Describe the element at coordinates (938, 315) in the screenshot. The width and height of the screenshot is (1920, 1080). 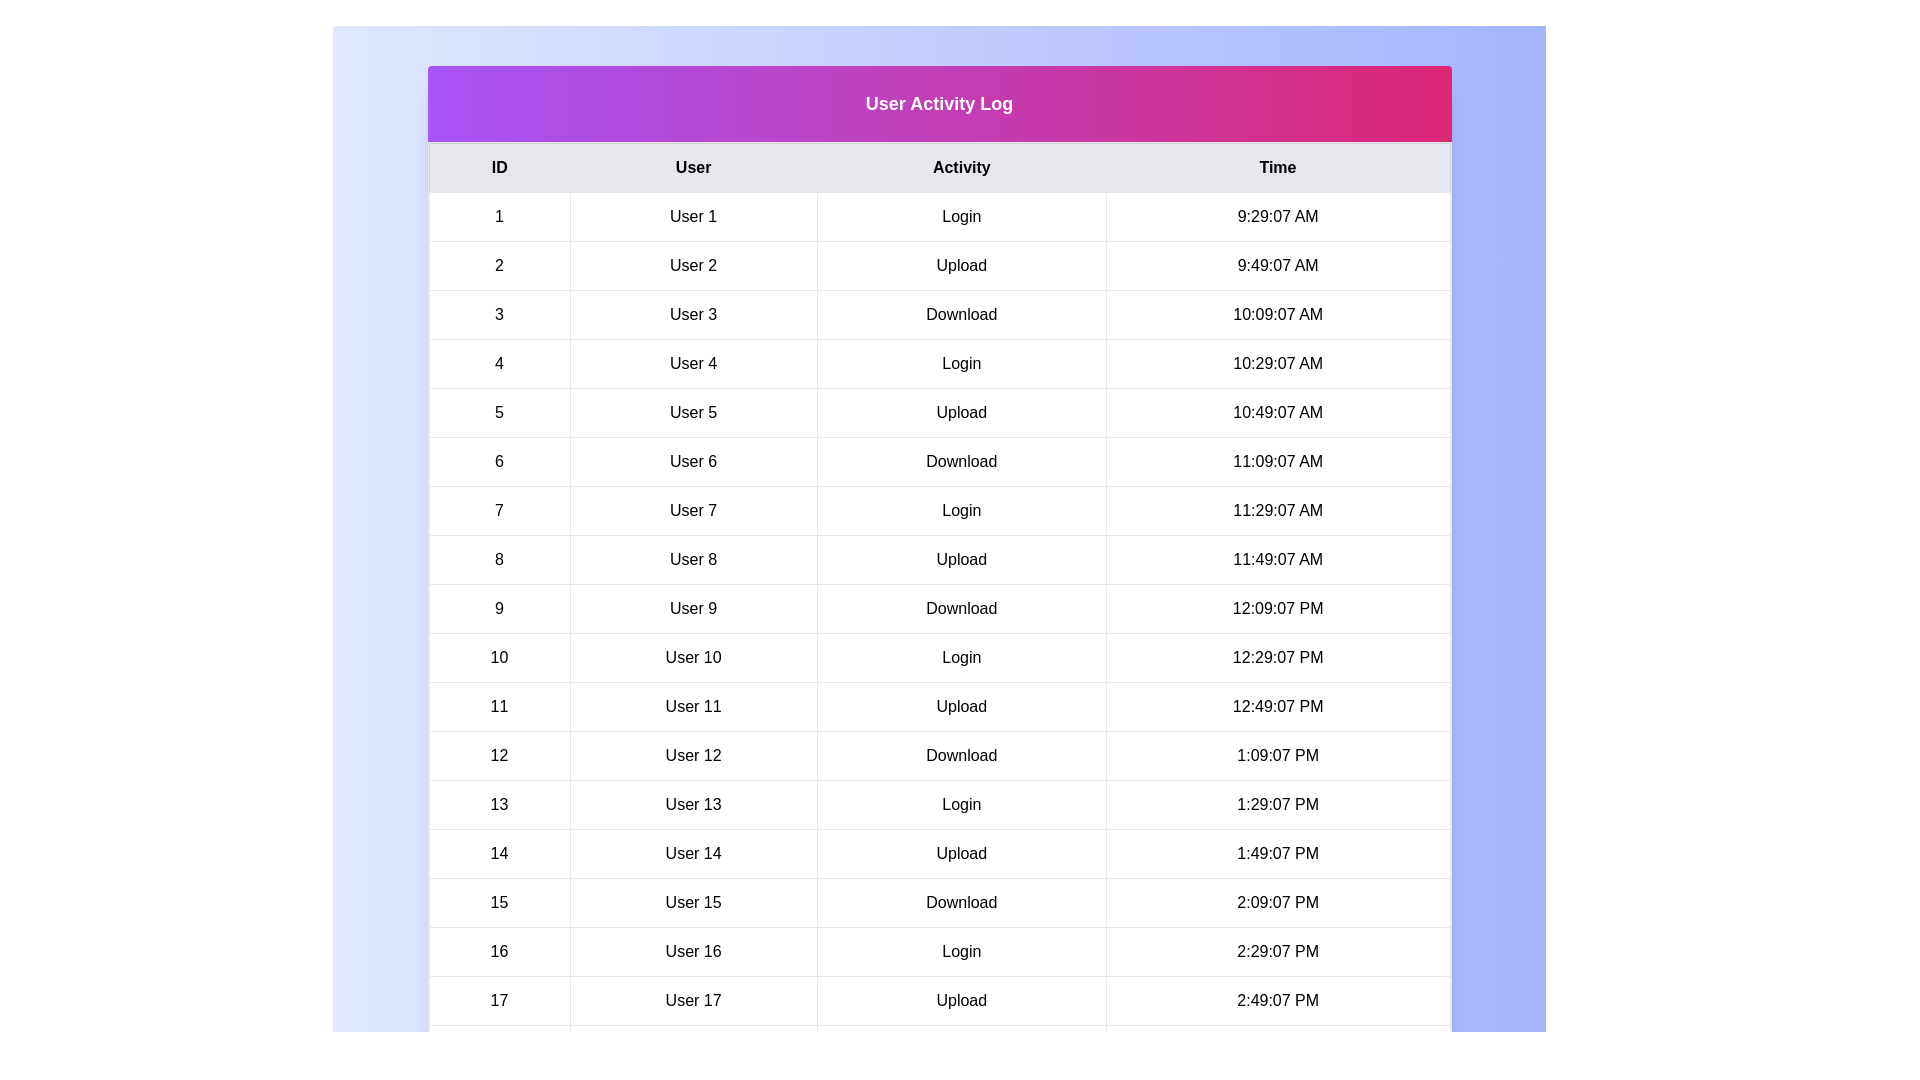
I see `the row corresponding to 3` at that location.